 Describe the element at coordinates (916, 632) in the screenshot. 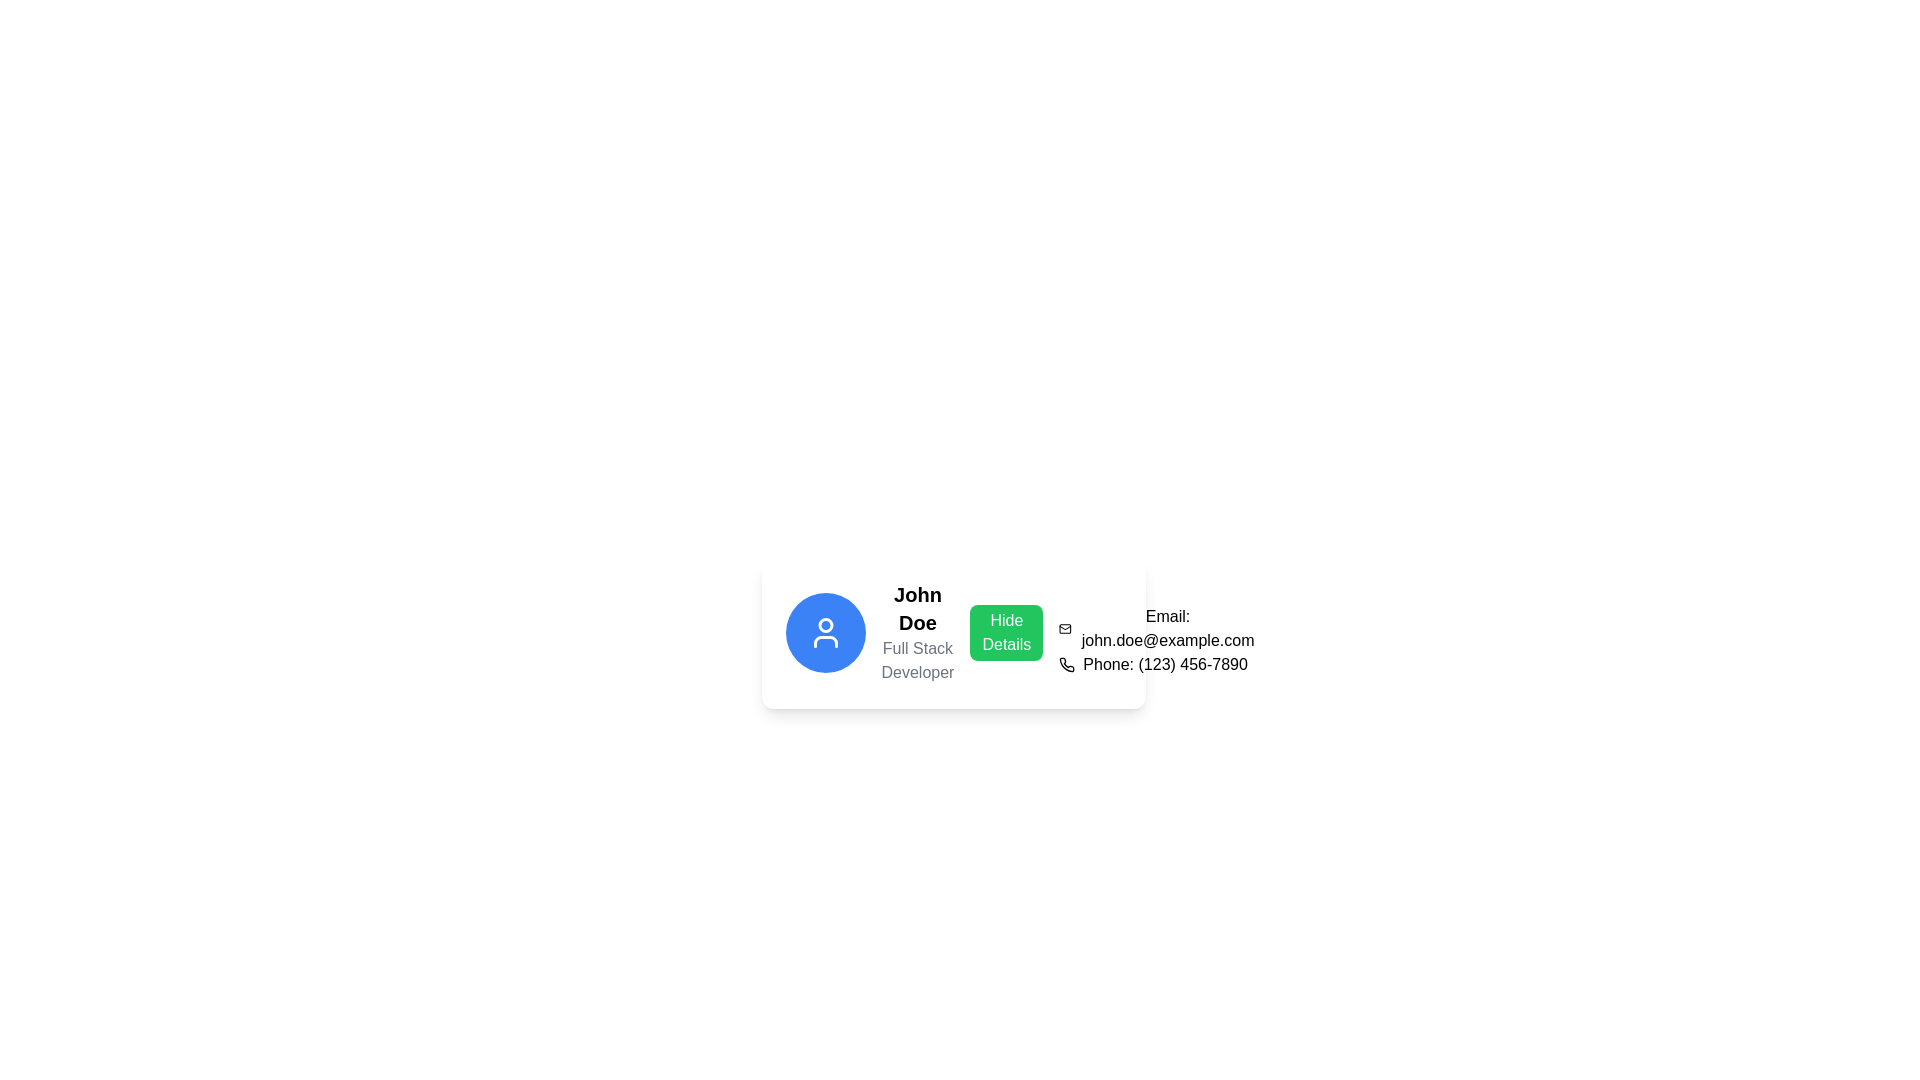

I see `the Text label displaying the name and job title of an individual, located to the right of a blue circular icon and slightly left of a green button labeled 'Hide Details'` at that location.